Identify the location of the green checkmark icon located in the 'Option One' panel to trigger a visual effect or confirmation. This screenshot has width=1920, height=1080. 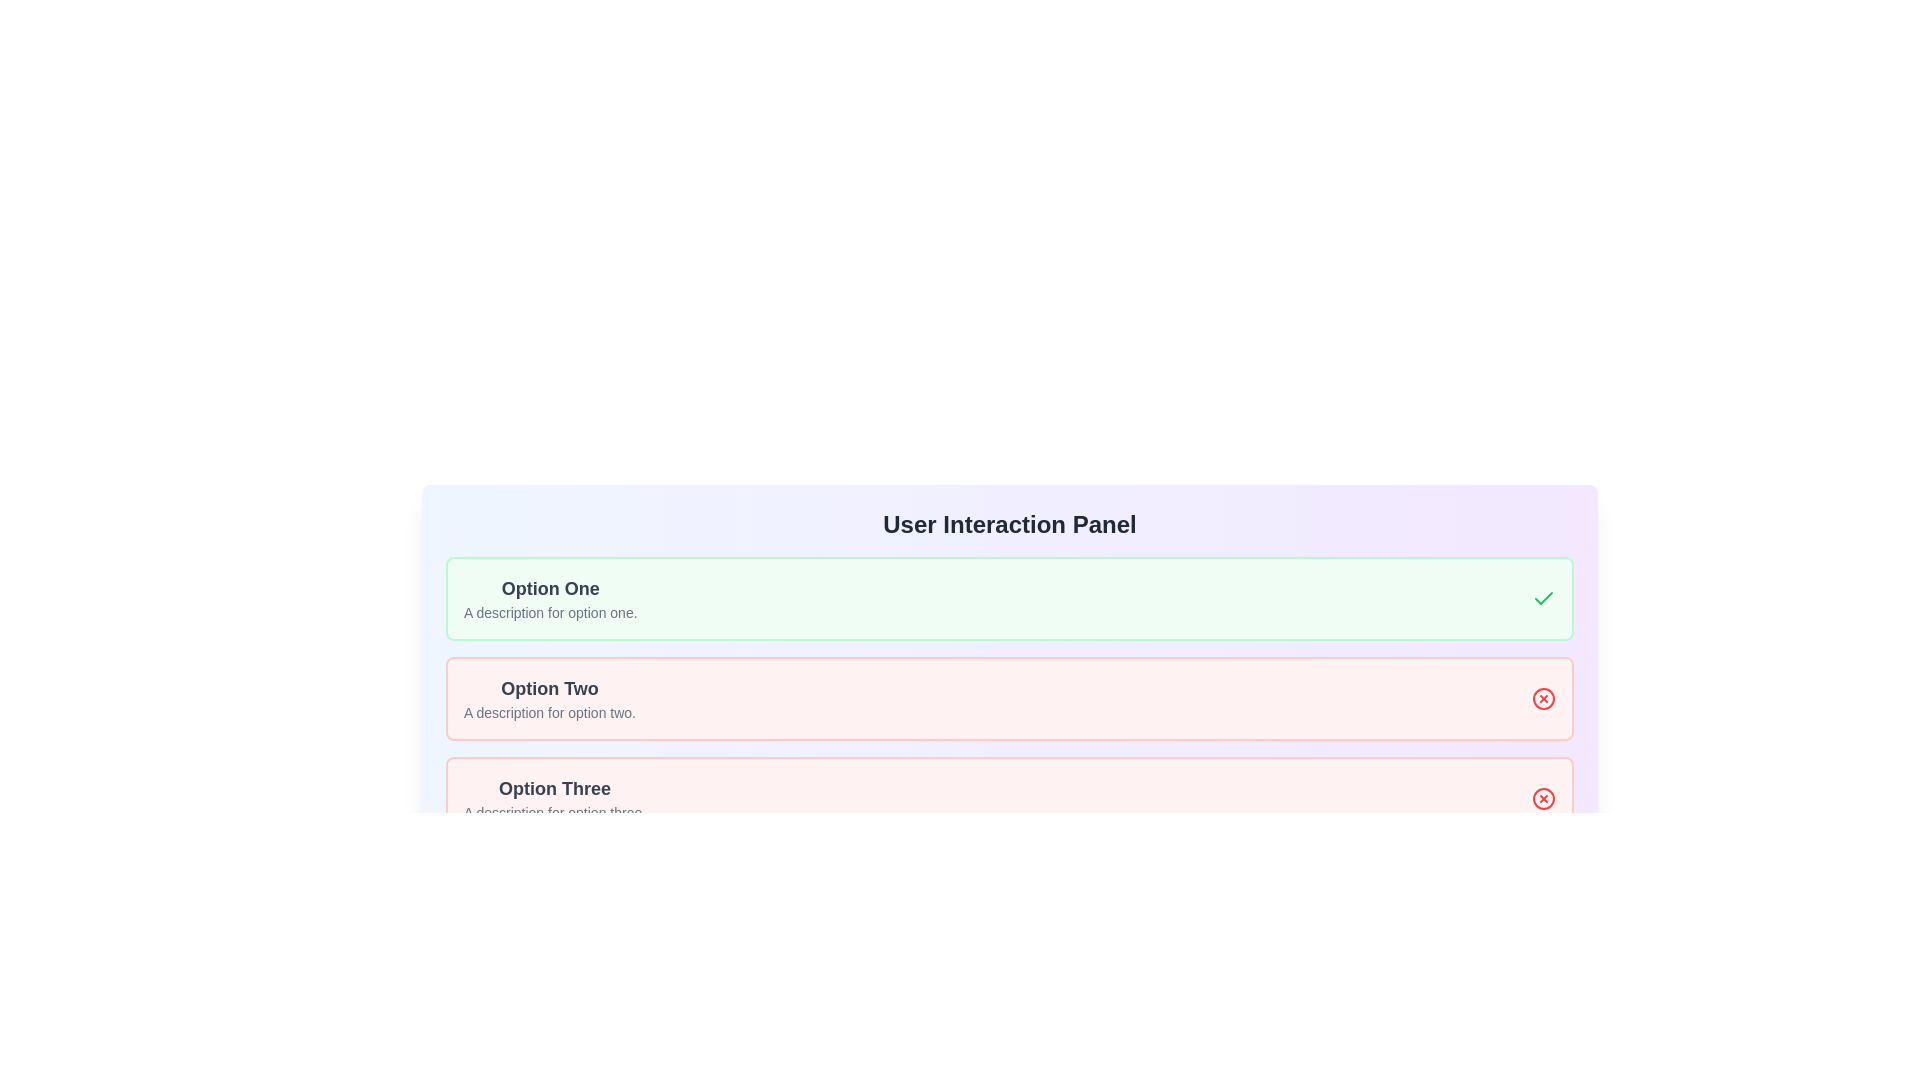
(1543, 596).